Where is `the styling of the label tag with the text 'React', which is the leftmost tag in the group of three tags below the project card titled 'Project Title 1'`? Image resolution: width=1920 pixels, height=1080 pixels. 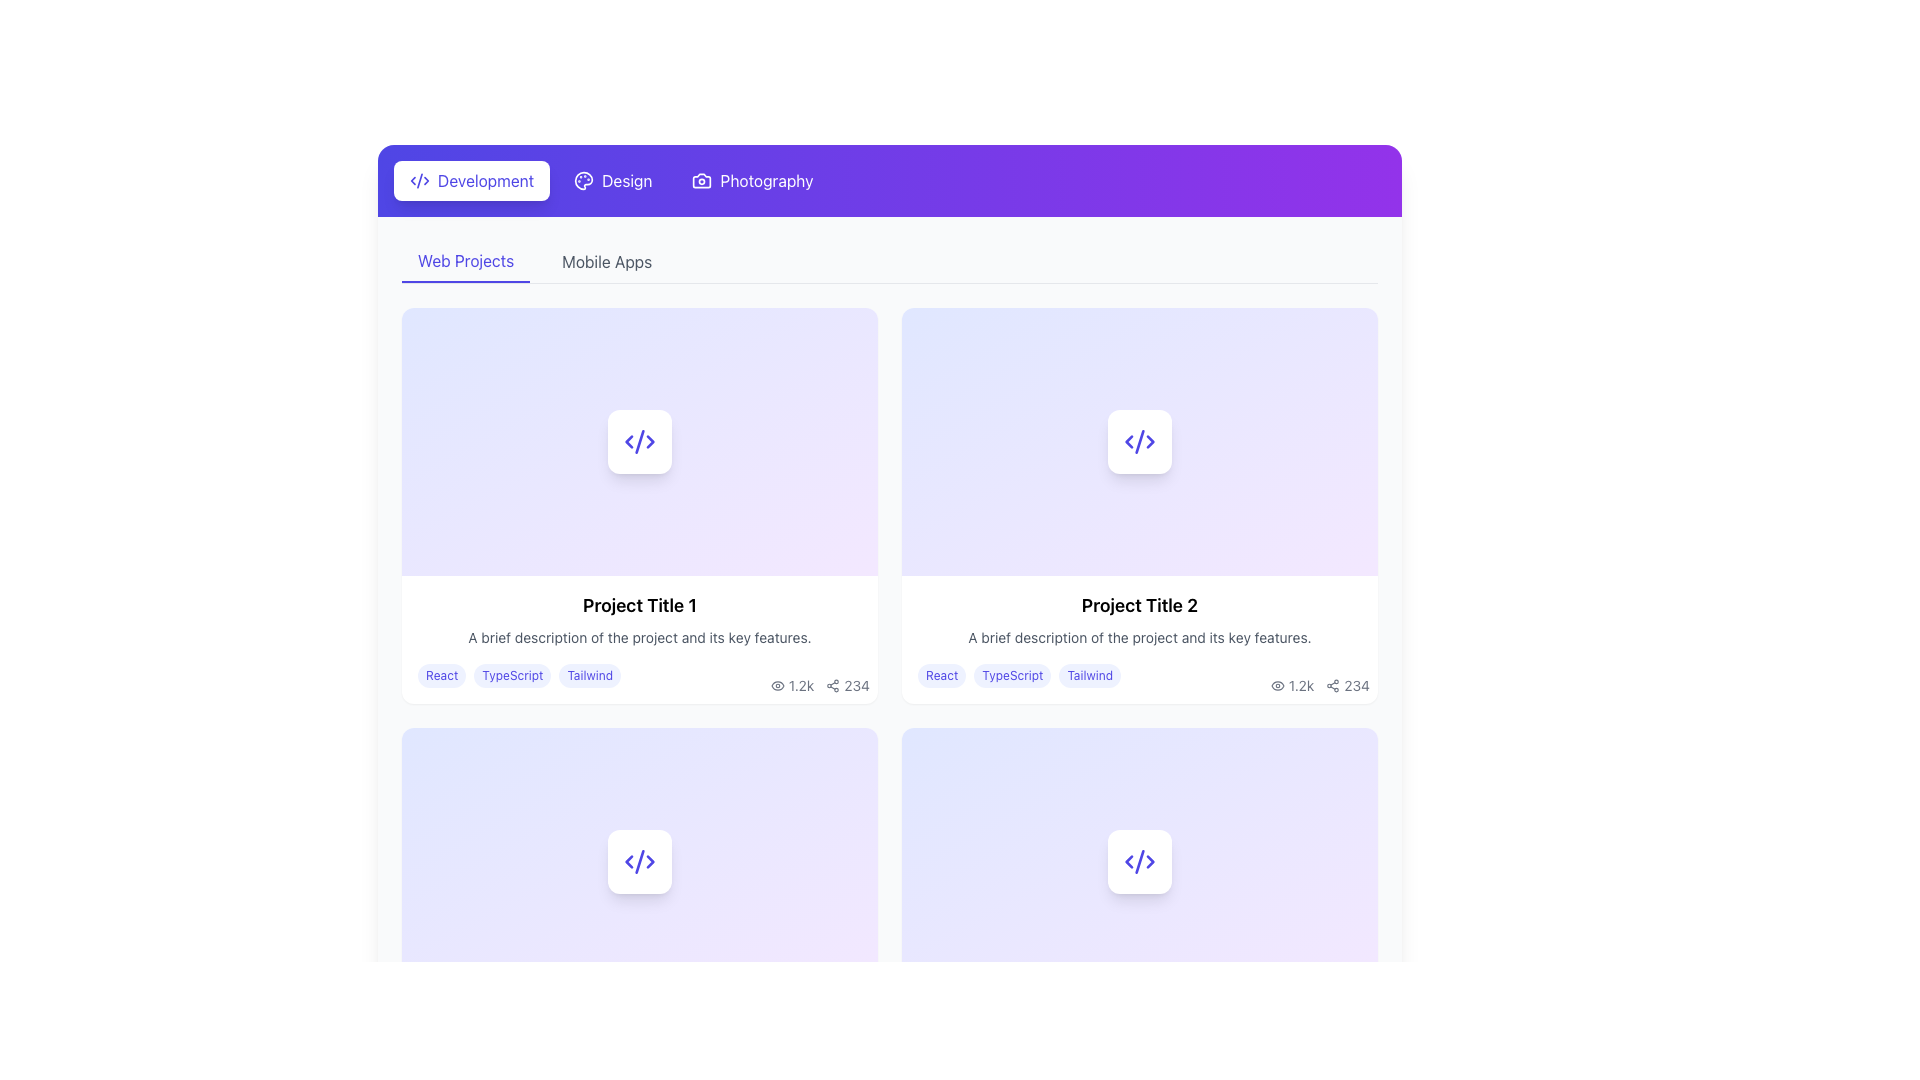 the styling of the label tag with the text 'React', which is the leftmost tag in the group of three tags below the project card titled 'Project Title 1' is located at coordinates (441, 675).